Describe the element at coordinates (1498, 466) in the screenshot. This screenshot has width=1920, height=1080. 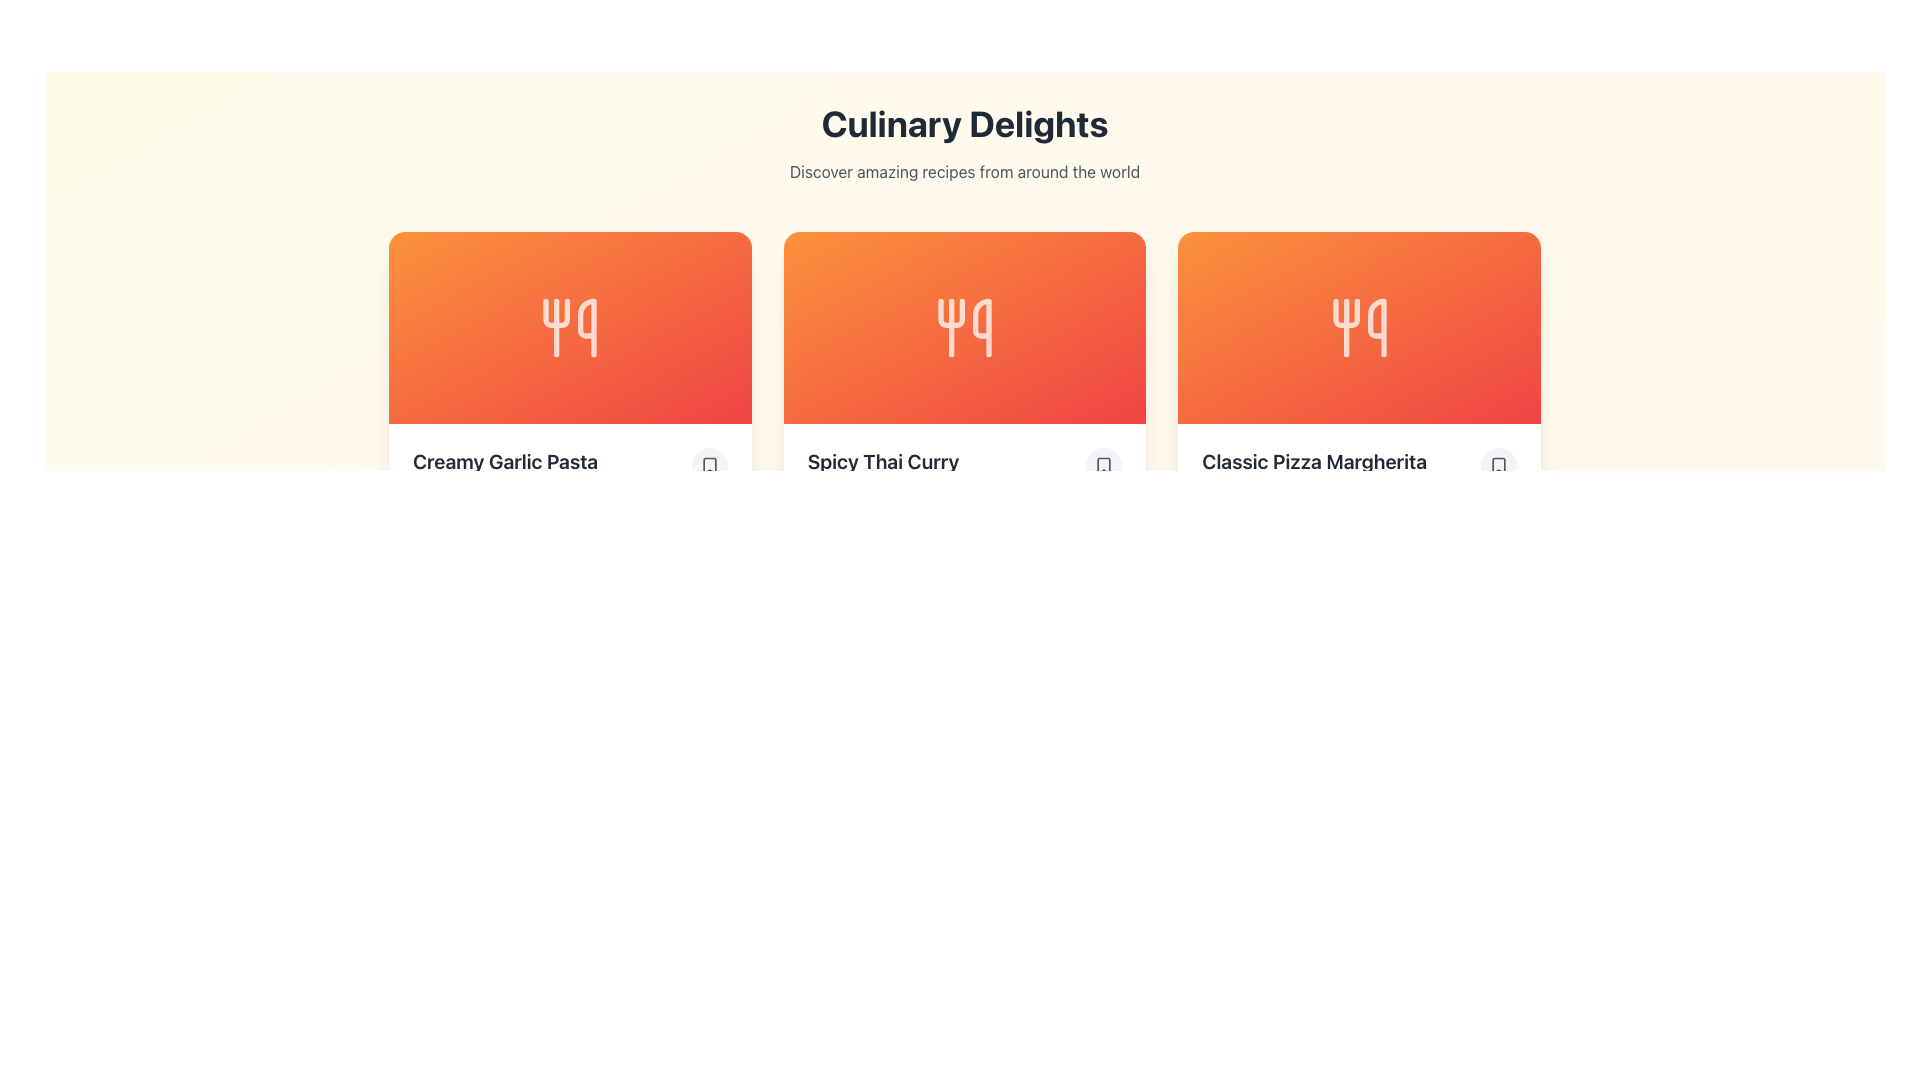
I see `the bookmark icon within the circular light gray background located in the bottom-right corner of the 'Classic Pizza Margherita' recipe card` at that location.